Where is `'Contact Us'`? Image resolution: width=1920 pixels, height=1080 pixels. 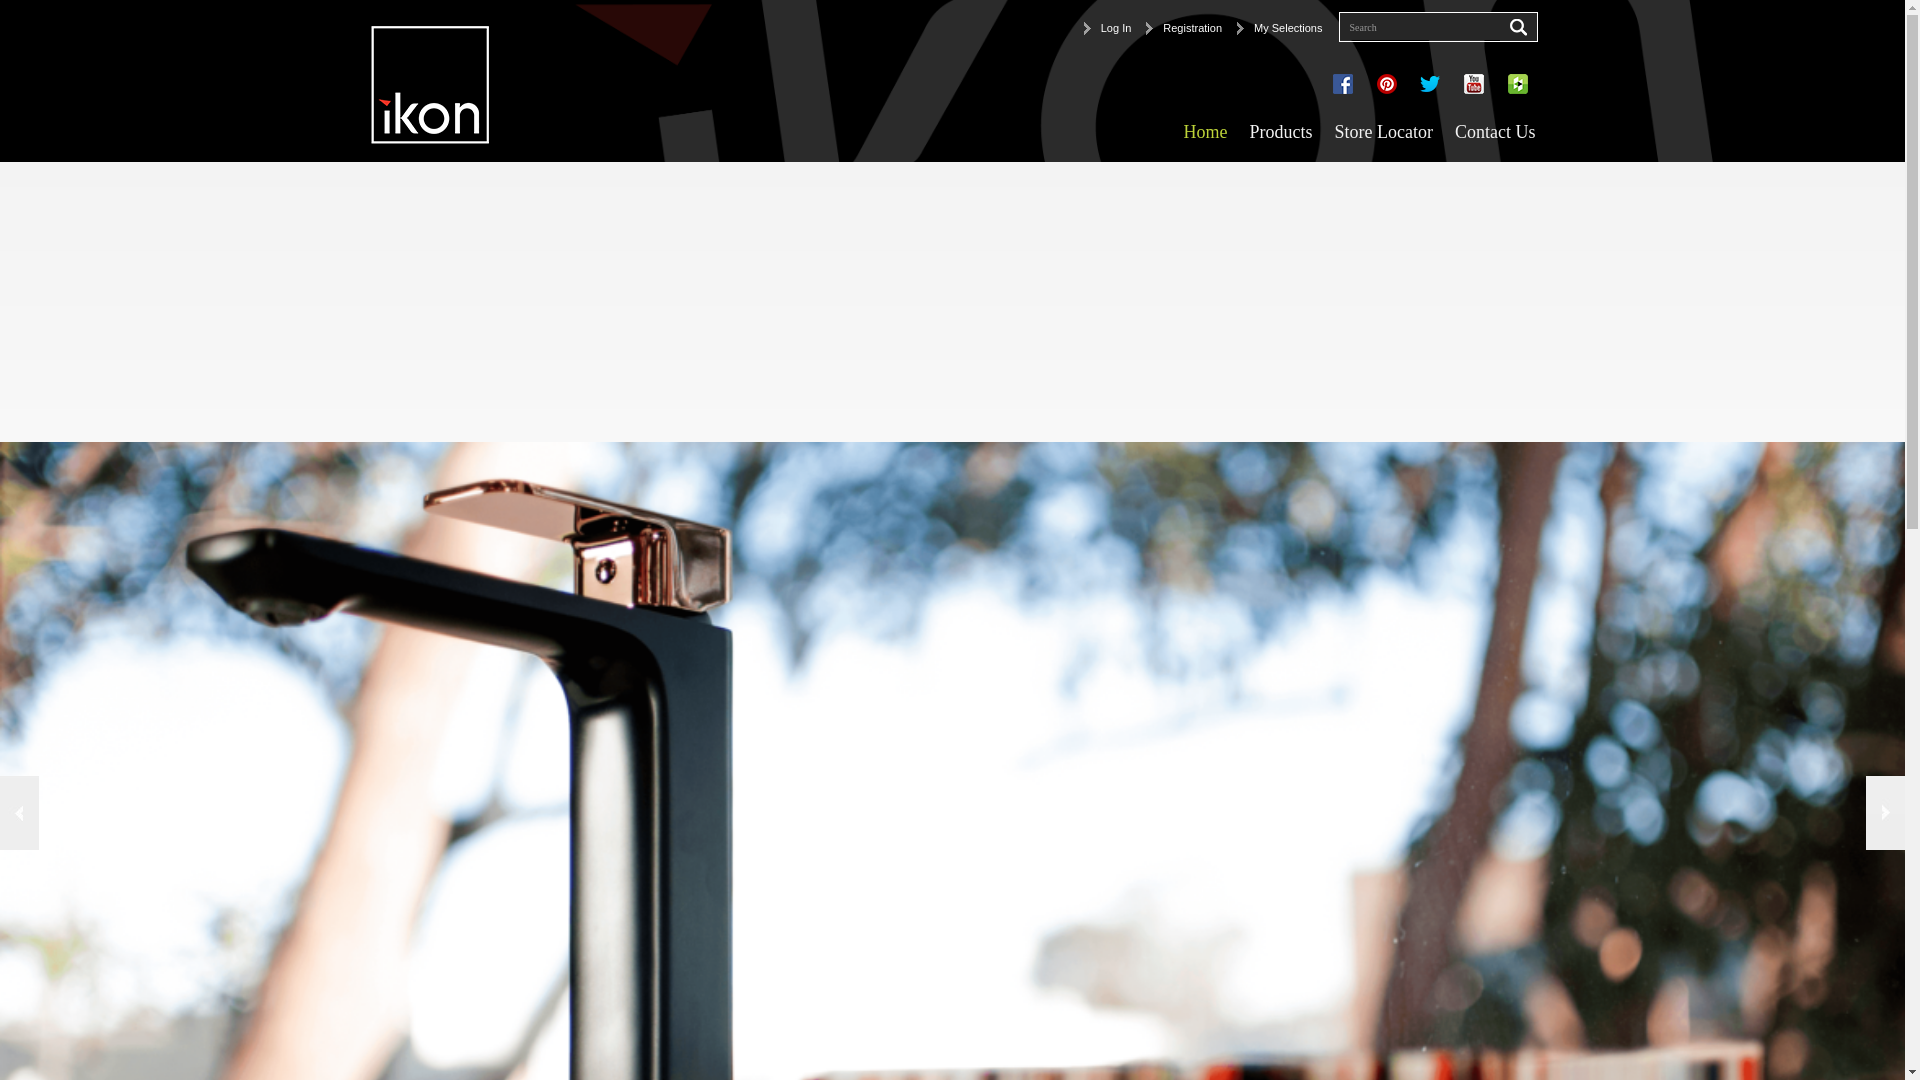 'Contact Us' is located at coordinates (1444, 132).